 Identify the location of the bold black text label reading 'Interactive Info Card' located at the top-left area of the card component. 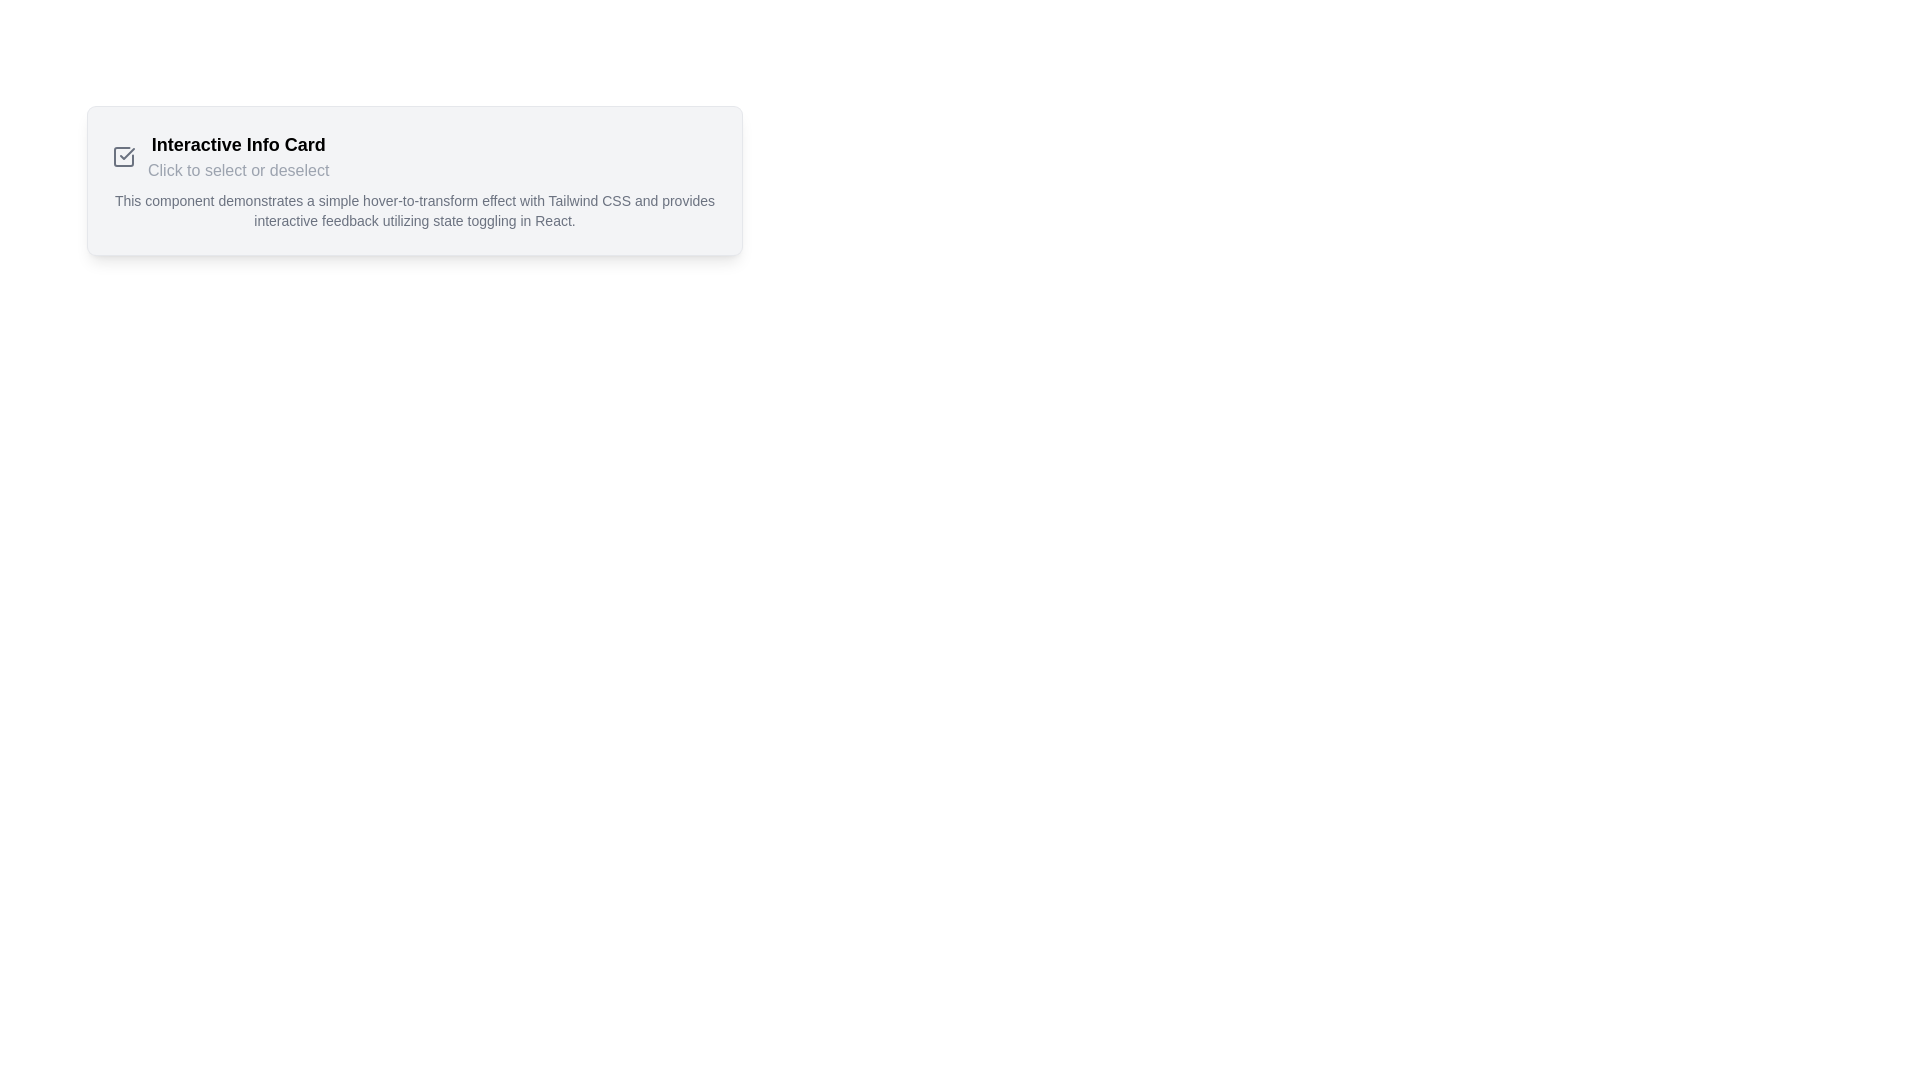
(238, 144).